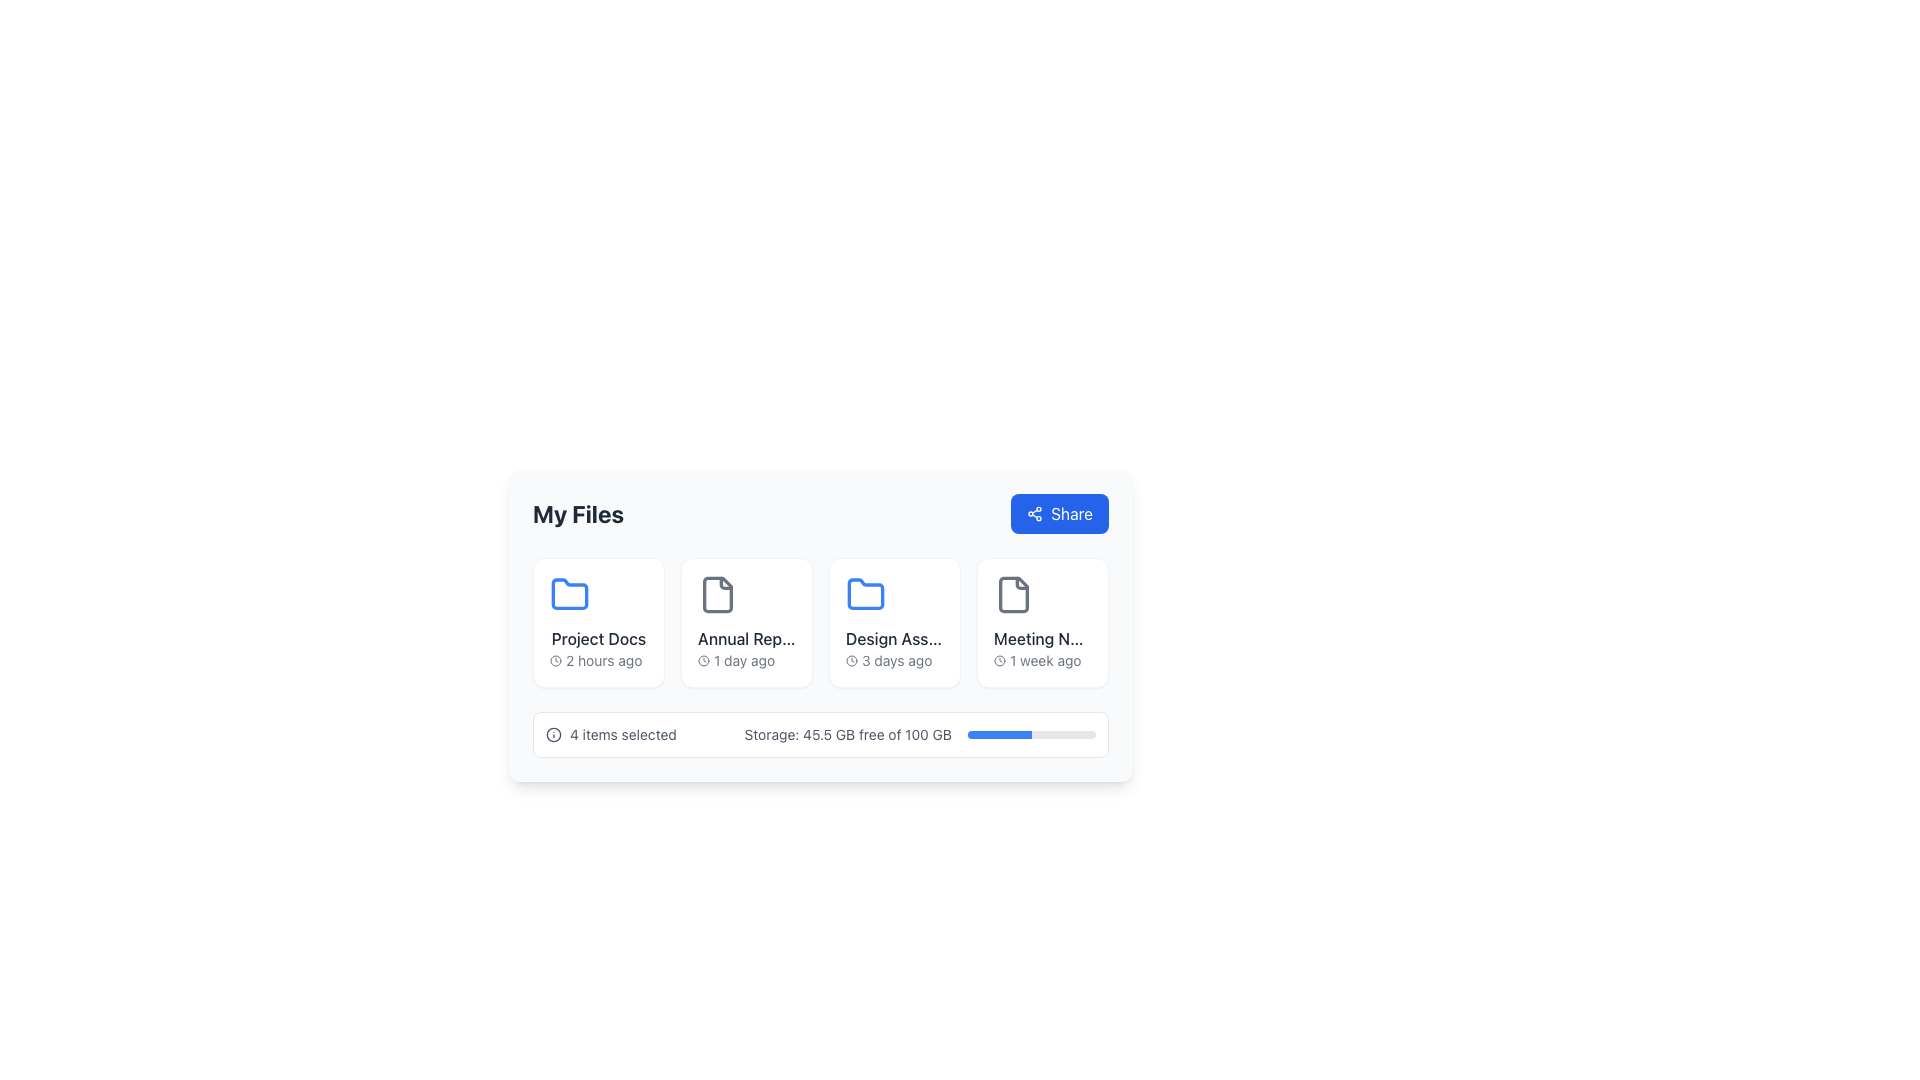 The image size is (1920, 1080). Describe the element at coordinates (598, 639) in the screenshot. I see `the label located in the first card of the grid layout, which is positioned below the blue folder icon and above the text '2 hours ago'` at that location.